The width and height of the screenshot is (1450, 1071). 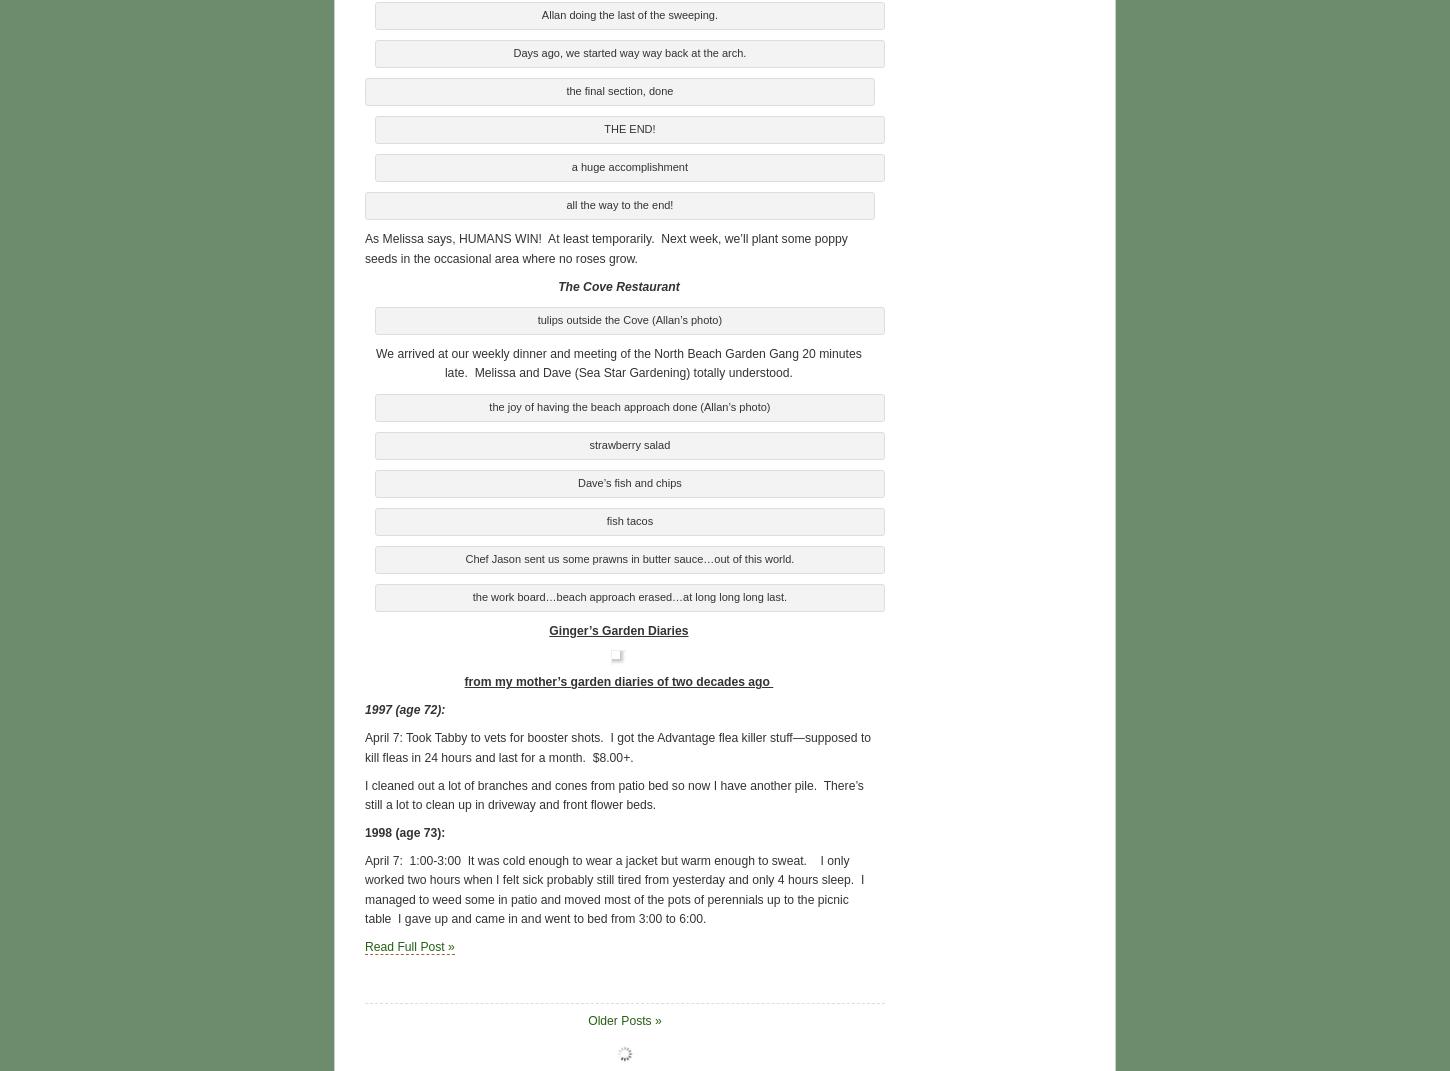 What do you see at coordinates (612, 791) in the screenshot?
I see `'I cleaned out a lot of branches and cones from patio bed so now I have another pile.  There’s still a lot to clean up in driveway and front flower beds.'` at bounding box center [612, 791].